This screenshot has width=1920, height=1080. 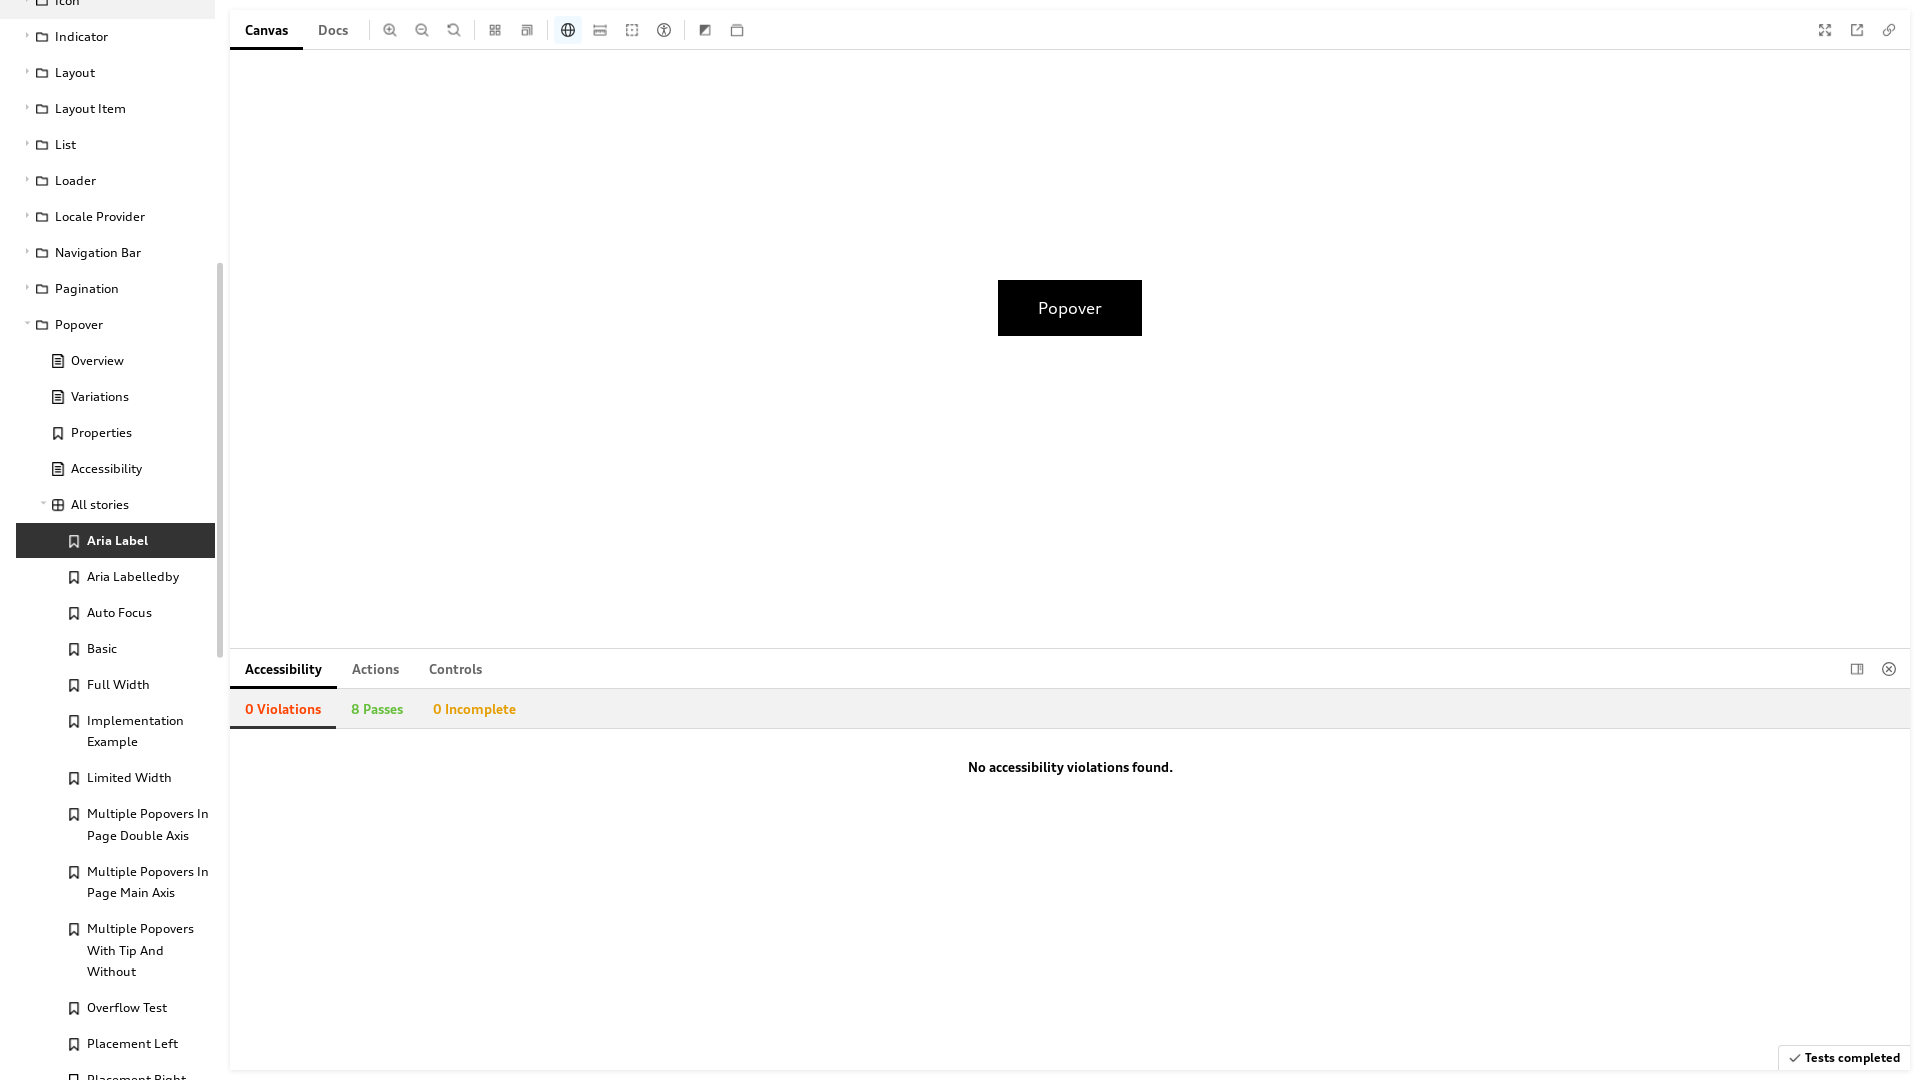 What do you see at coordinates (265, 30) in the screenshot?
I see `'Canvas'` at bounding box center [265, 30].